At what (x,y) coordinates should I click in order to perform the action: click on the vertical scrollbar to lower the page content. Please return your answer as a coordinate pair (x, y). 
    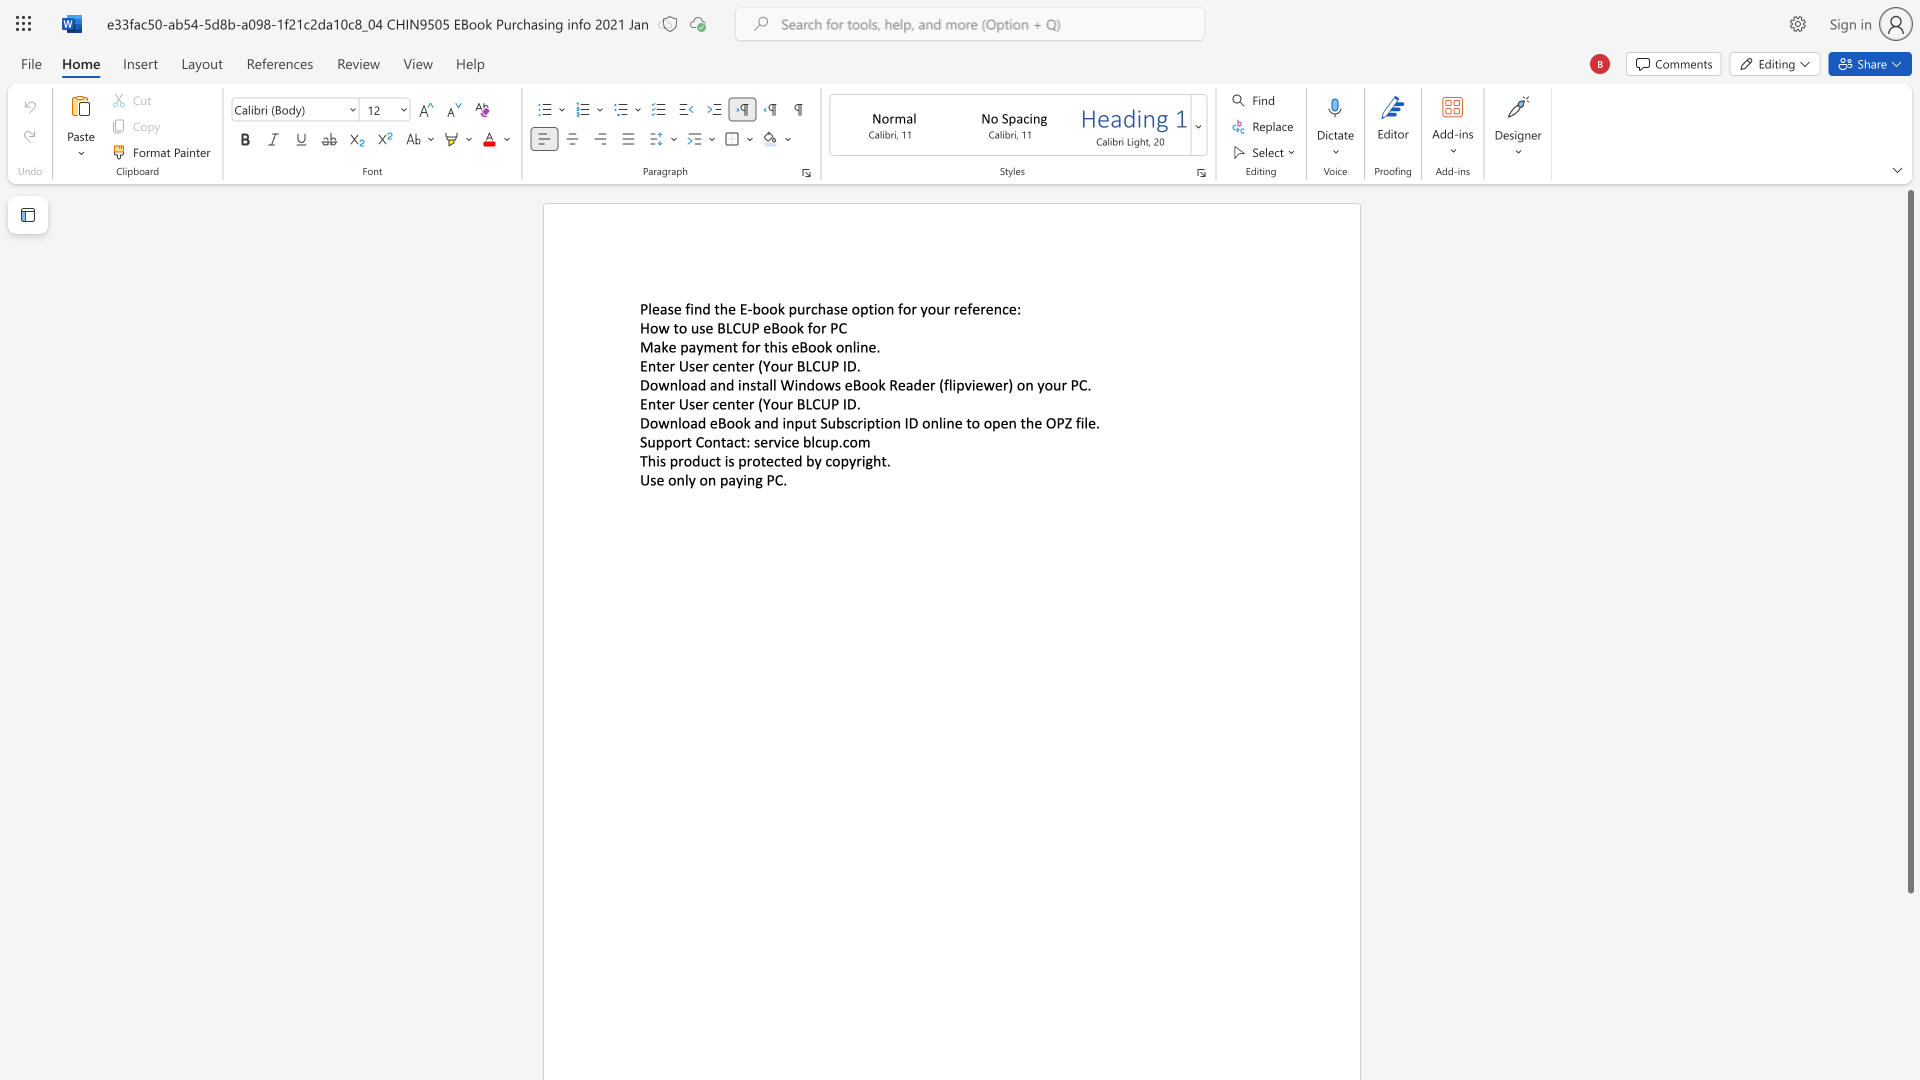
    Looking at the image, I should click on (1909, 1010).